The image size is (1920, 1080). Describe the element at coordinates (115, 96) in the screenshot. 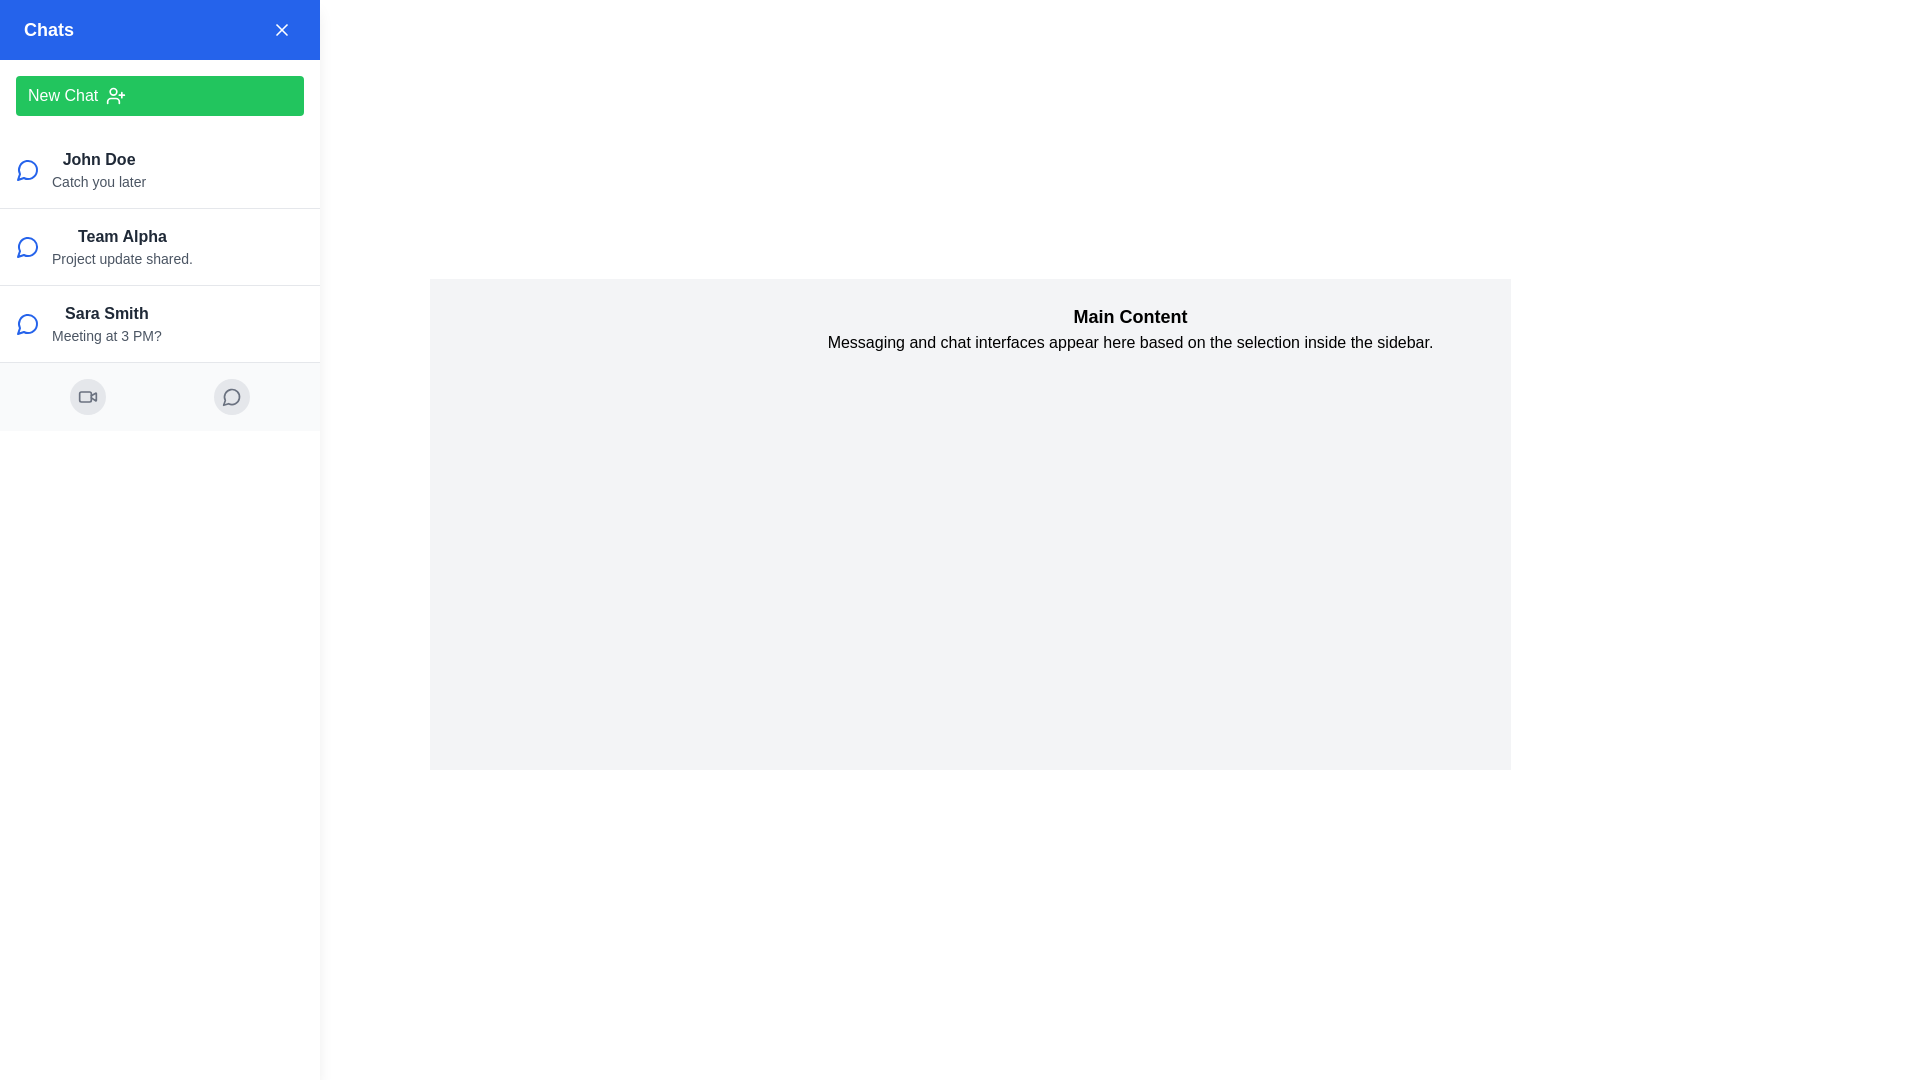

I see `the user icon with a plus sign located inside the green 'New Chat' button` at that location.